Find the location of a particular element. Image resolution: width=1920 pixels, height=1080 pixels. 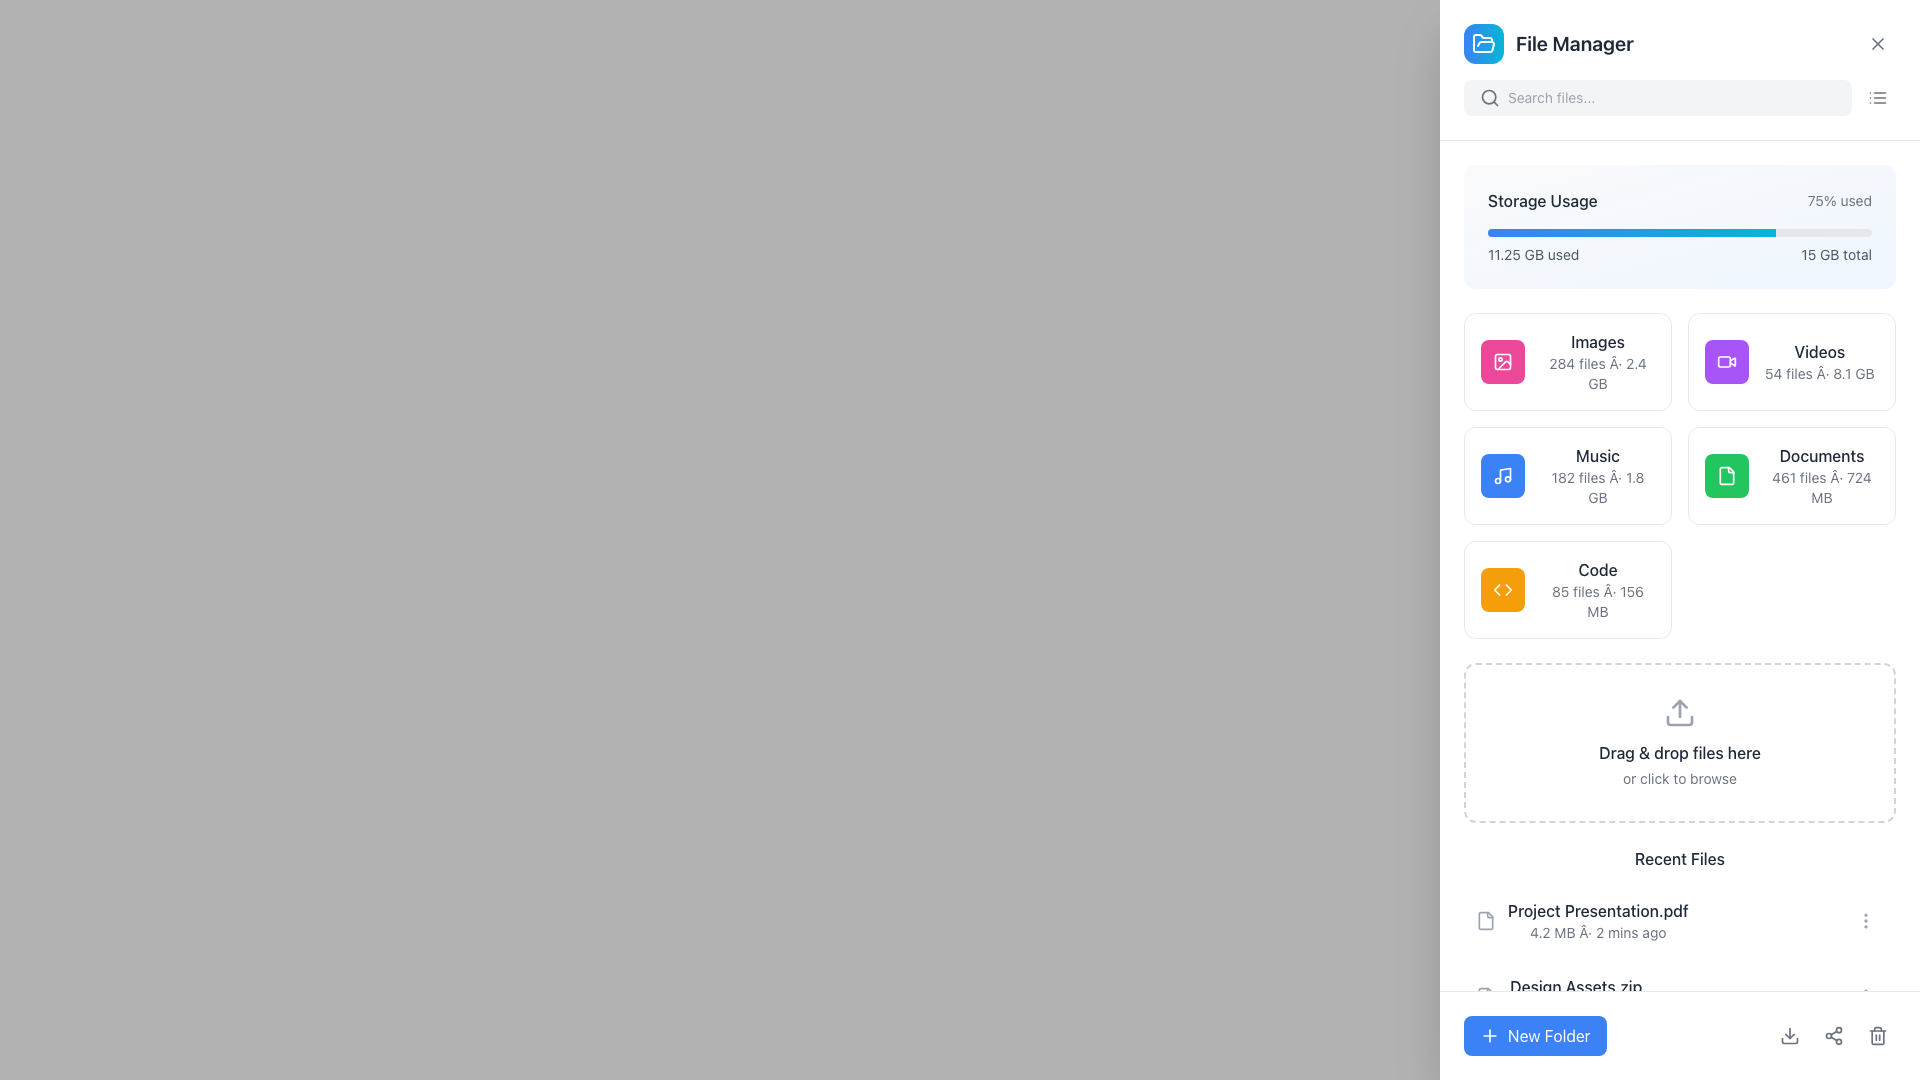

the text label displaying 'Documents' is located at coordinates (1822, 475).